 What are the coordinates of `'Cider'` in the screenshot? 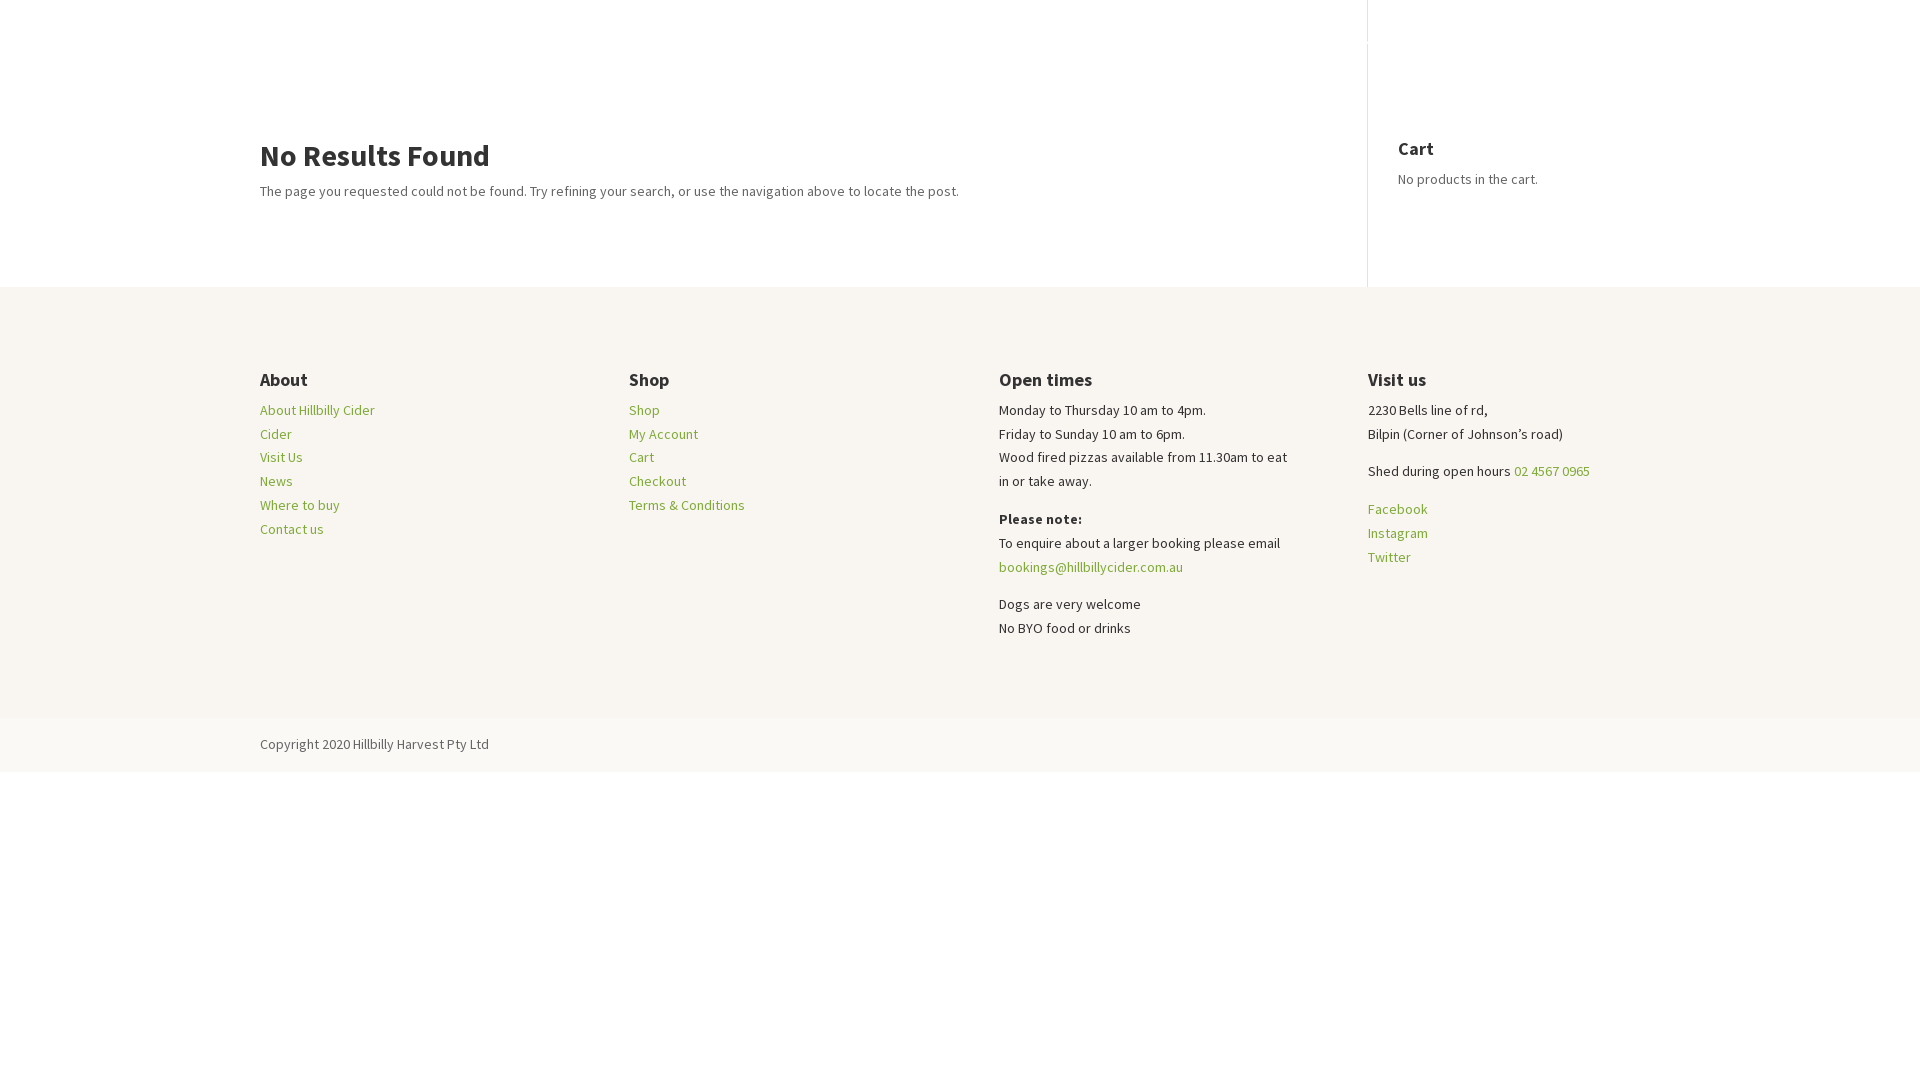 It's located at (274, 433).